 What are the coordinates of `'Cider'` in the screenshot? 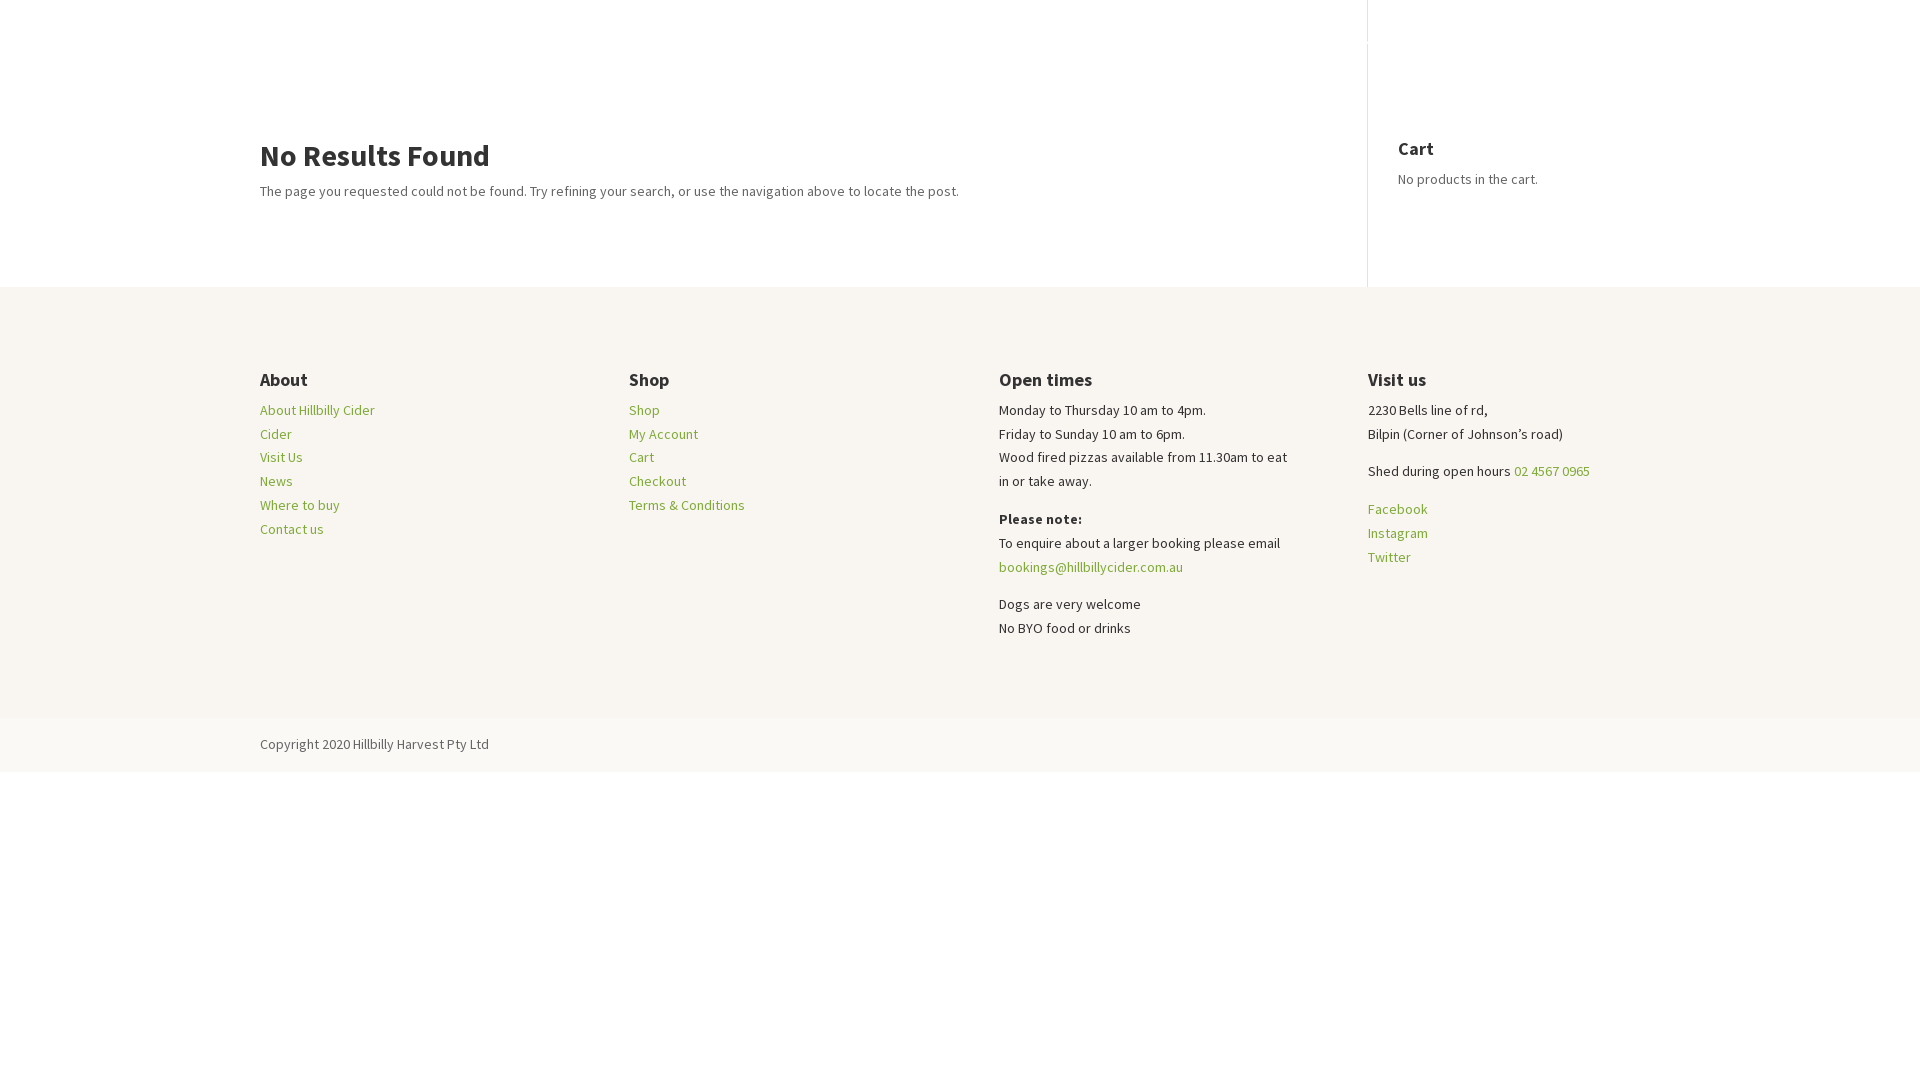 It's located at (274, 433).